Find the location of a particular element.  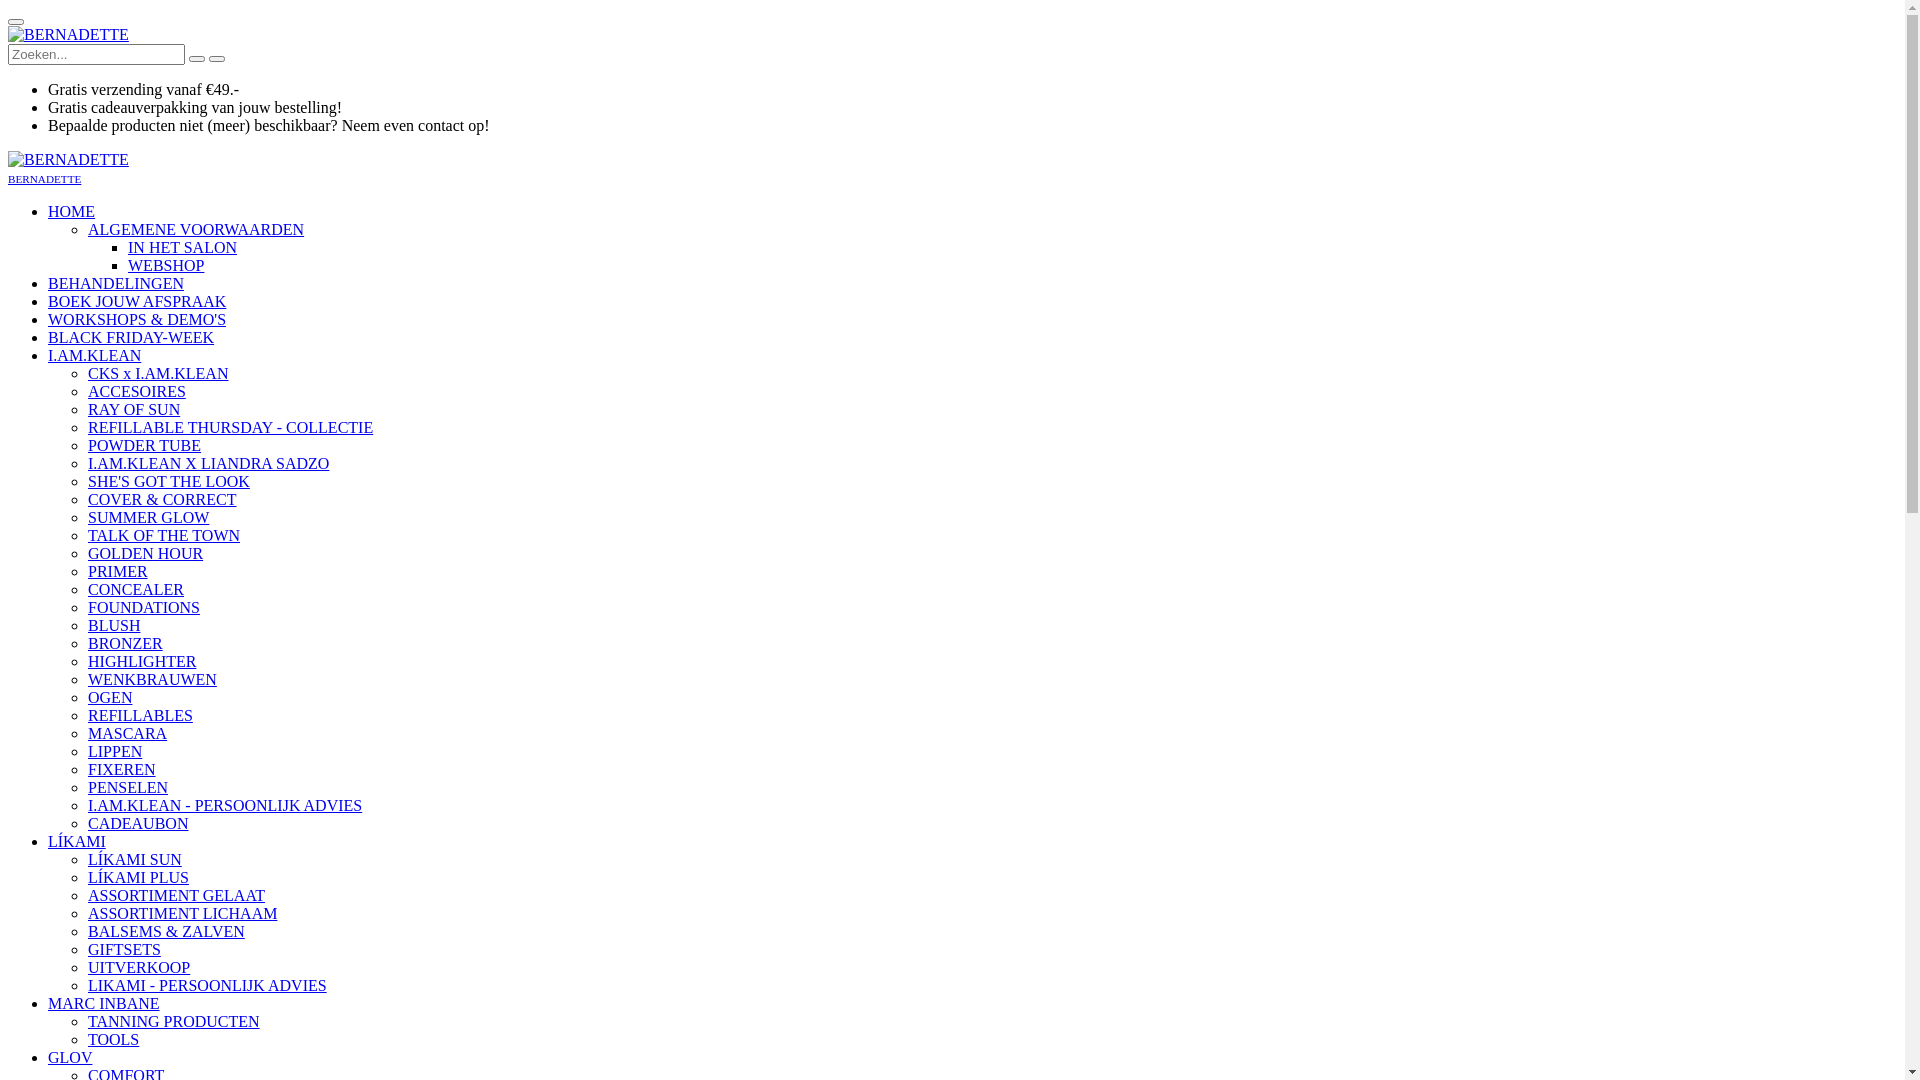

'WENKBRAUWEN' is located at coordinates (151, 678).